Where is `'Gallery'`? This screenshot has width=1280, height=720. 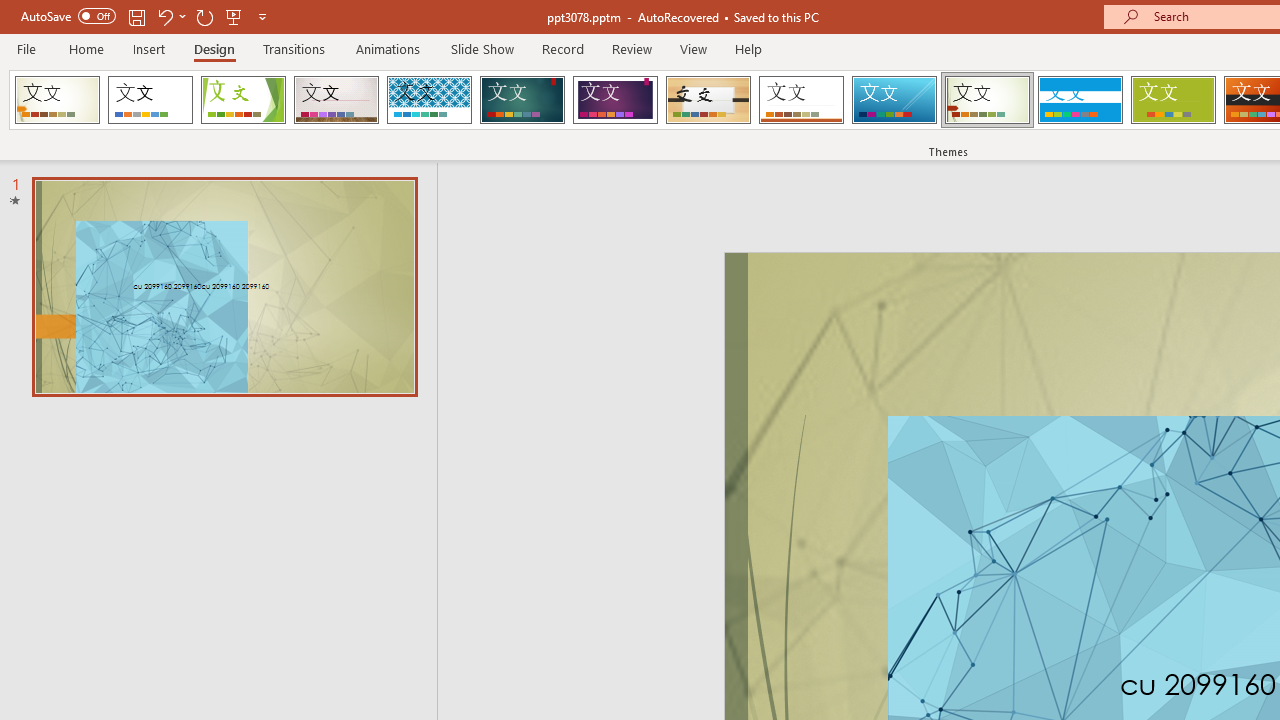
'Gallery' is located at coordinates (336, 100).